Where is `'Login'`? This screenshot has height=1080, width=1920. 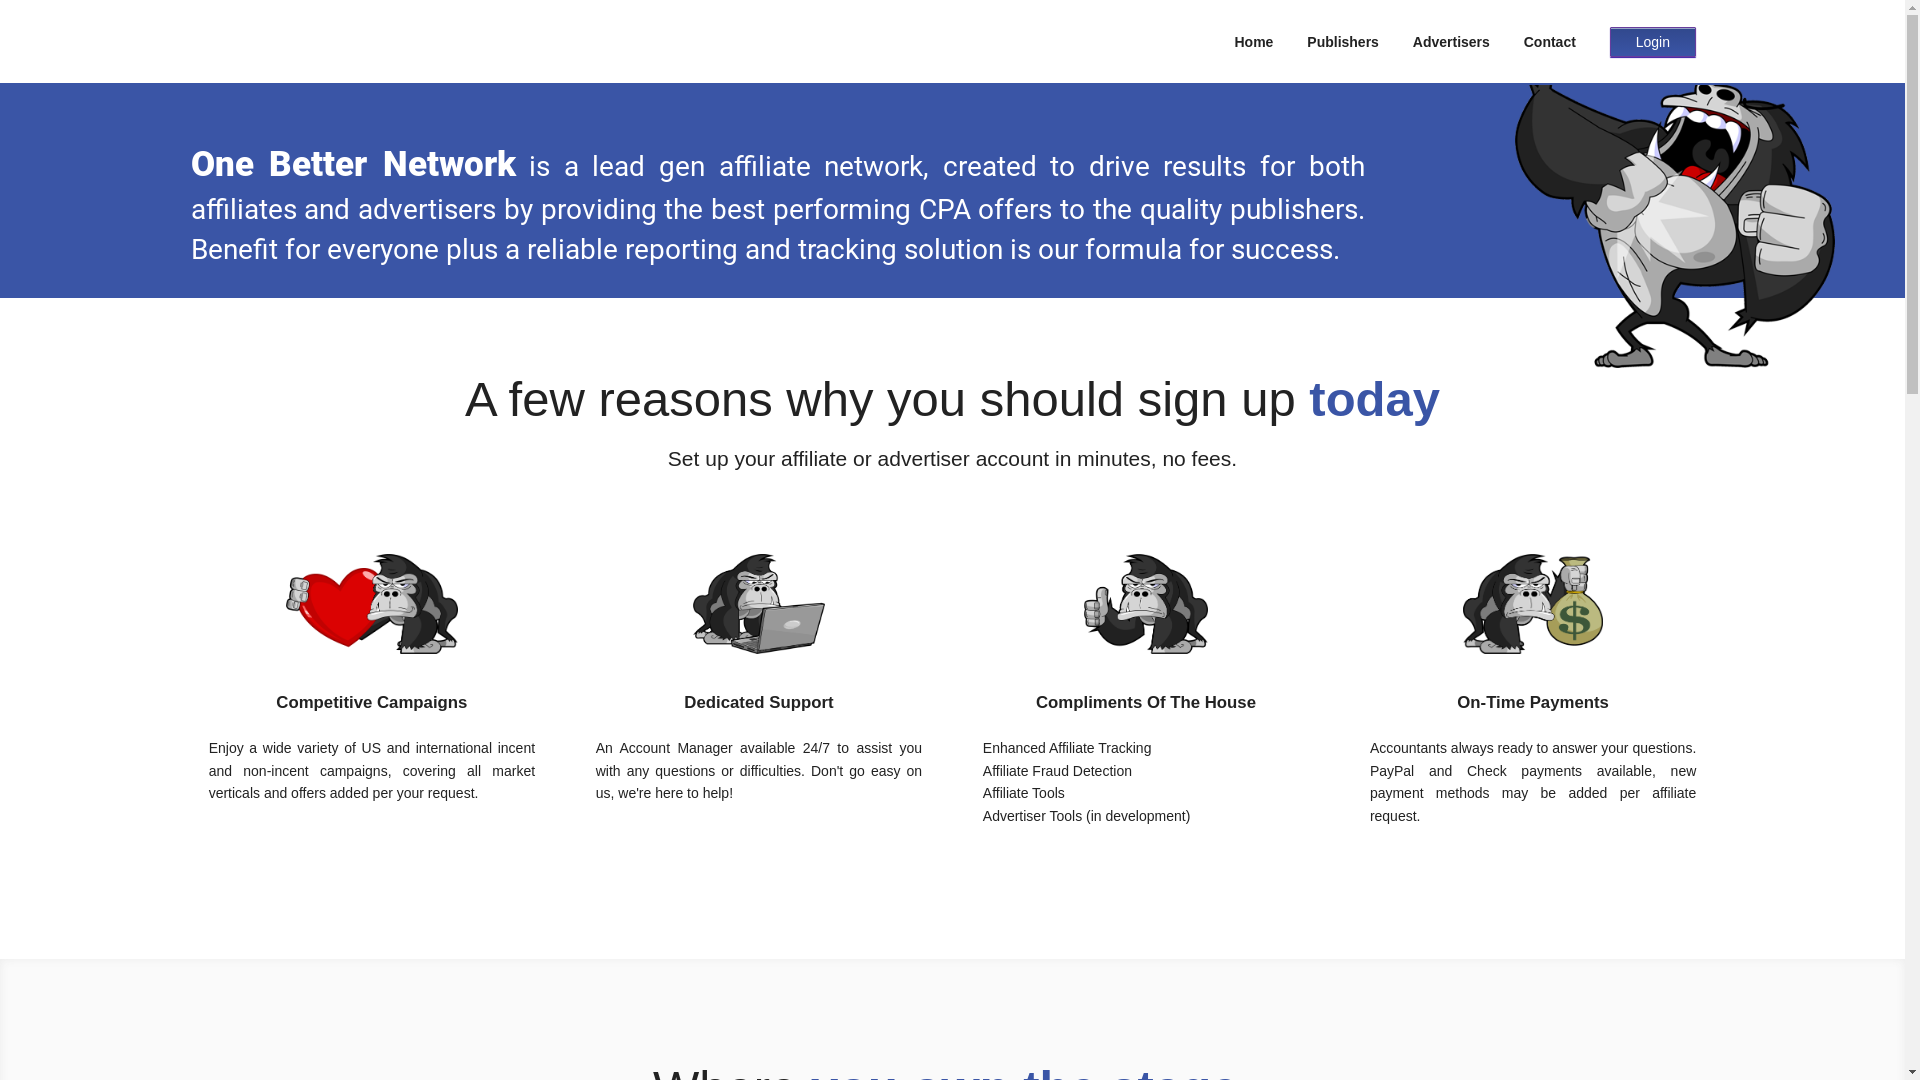 'Login' is located at coordinates (1652, 41).